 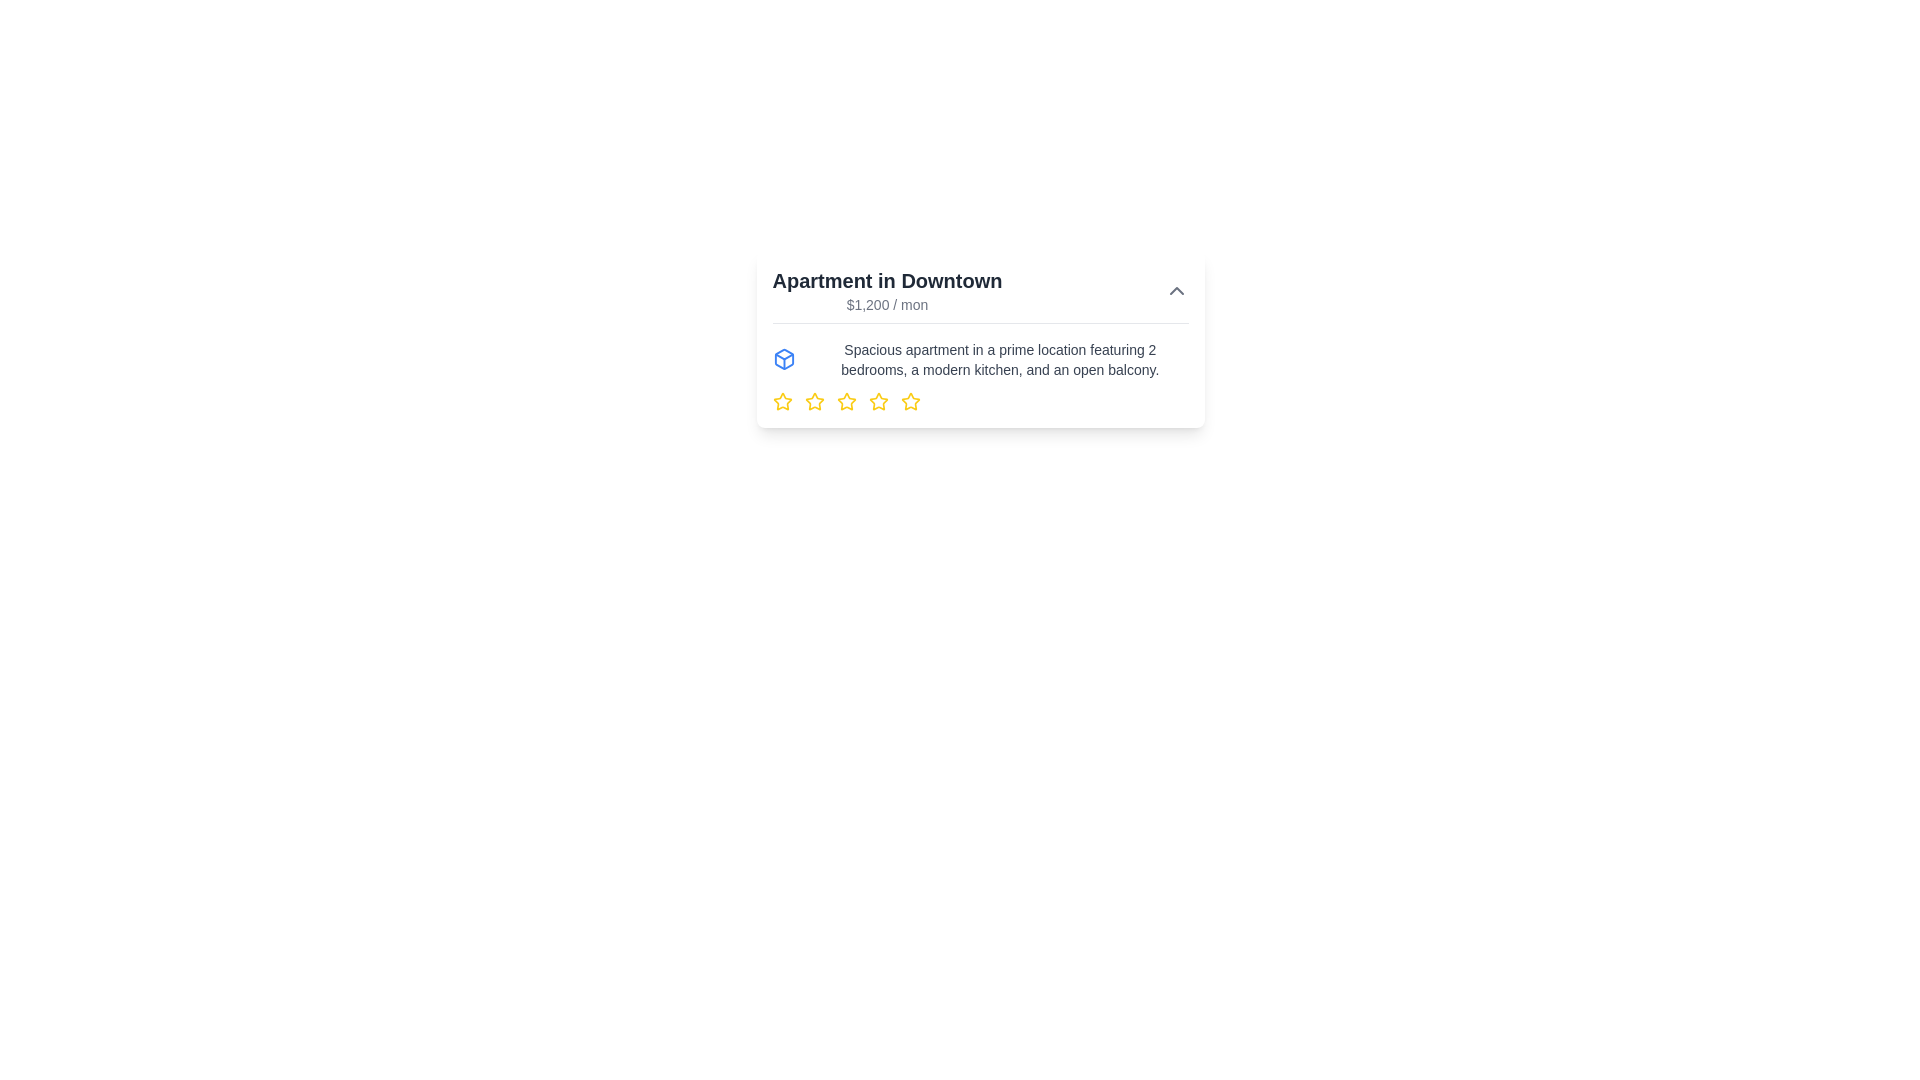 What do you see at coordinates (909, 401) in the screenshot?
I see `the third star icon in the rating widget` at bounding box center [909, 401].